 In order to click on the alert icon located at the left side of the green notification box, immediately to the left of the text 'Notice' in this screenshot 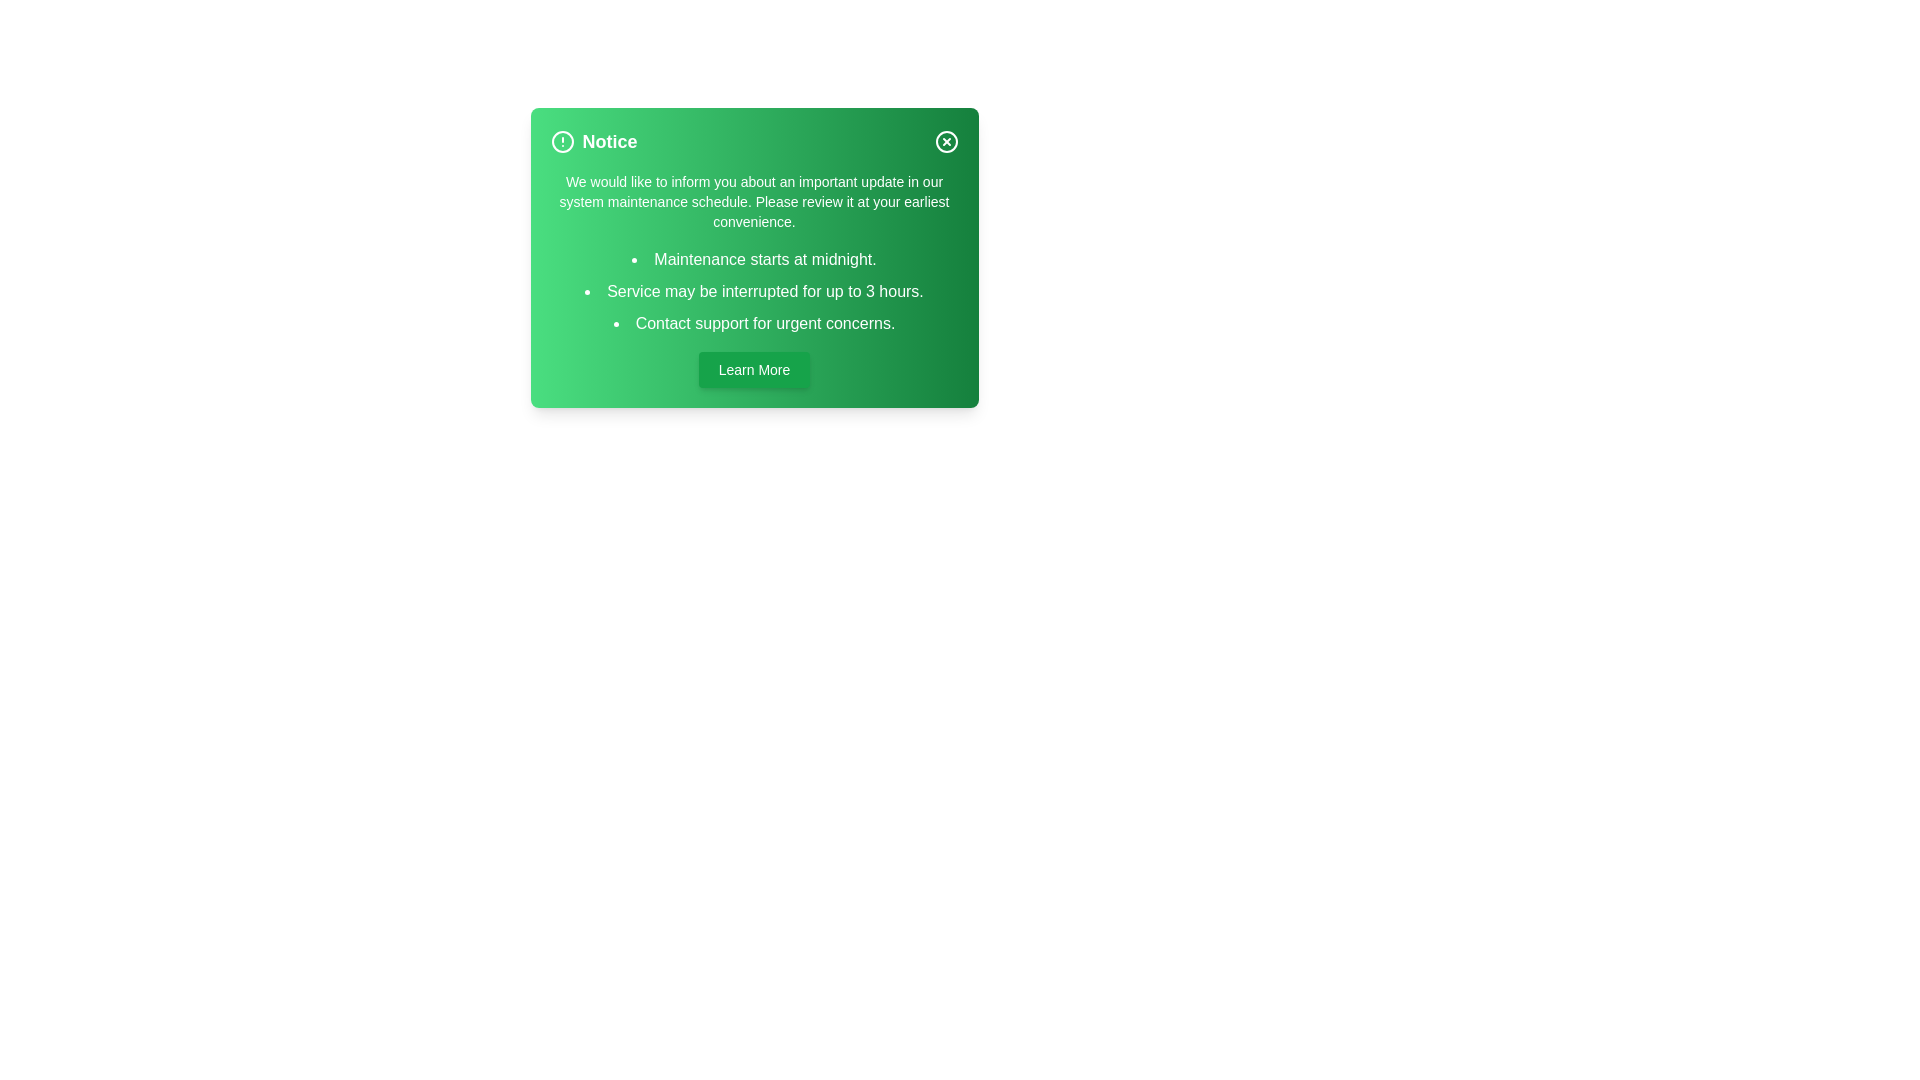, I will do `click(561, 141)`.